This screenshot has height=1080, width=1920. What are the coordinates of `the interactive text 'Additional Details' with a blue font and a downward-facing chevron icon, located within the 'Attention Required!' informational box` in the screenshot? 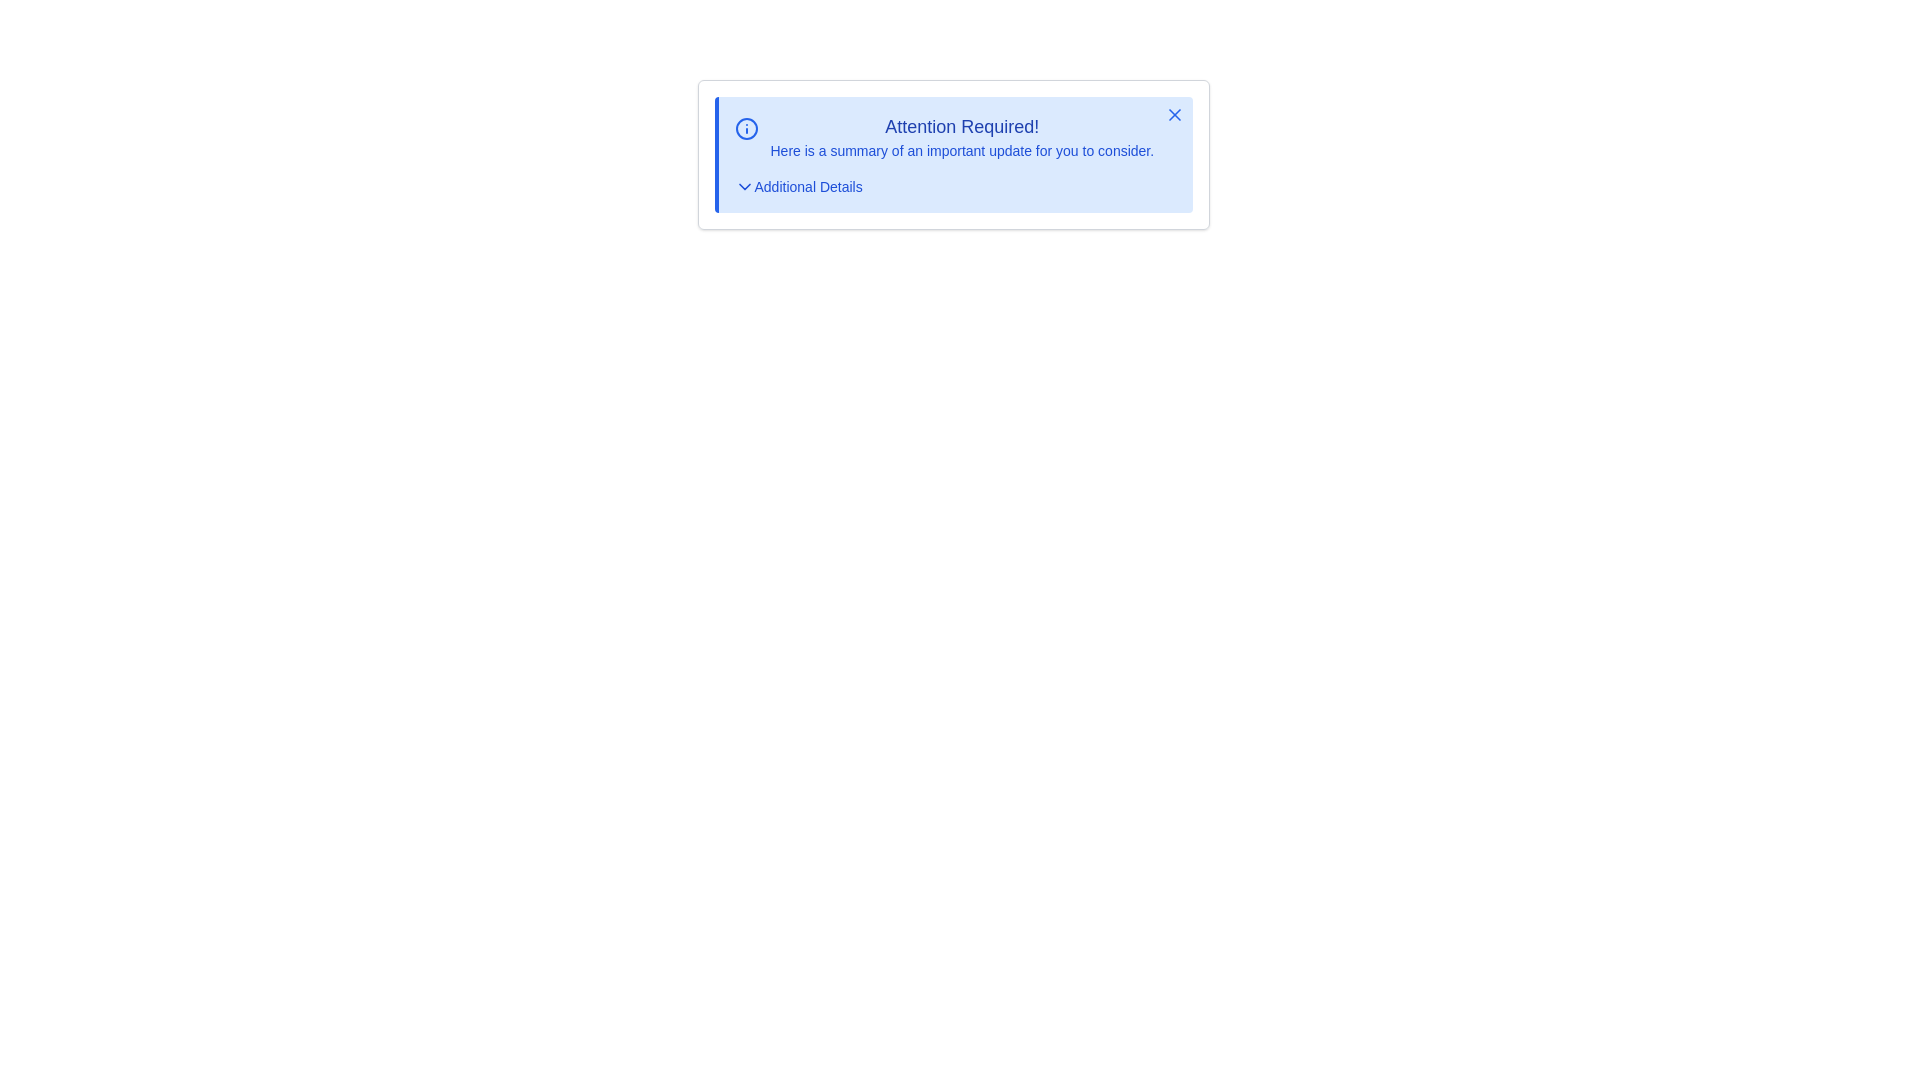 It's located at (797, 186).